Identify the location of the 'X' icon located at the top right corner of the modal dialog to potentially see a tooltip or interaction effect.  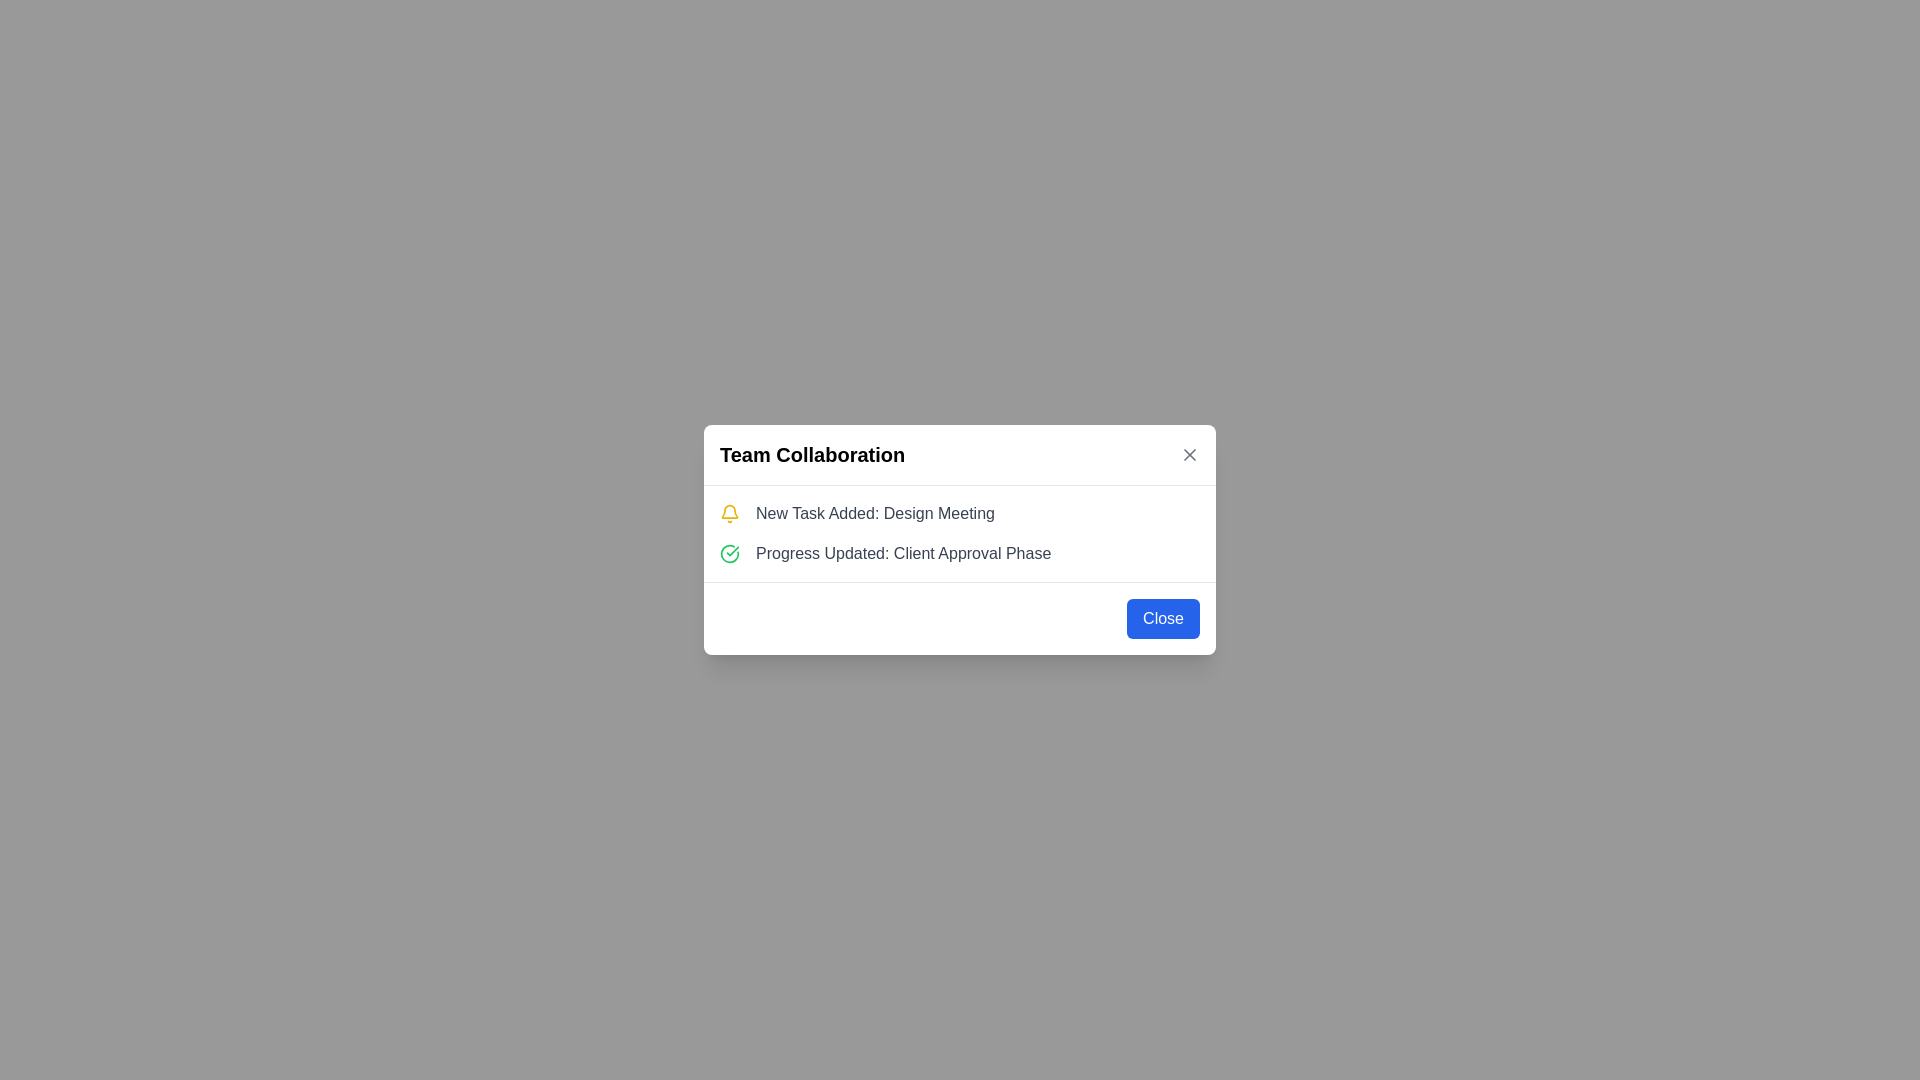
(1190, 455).